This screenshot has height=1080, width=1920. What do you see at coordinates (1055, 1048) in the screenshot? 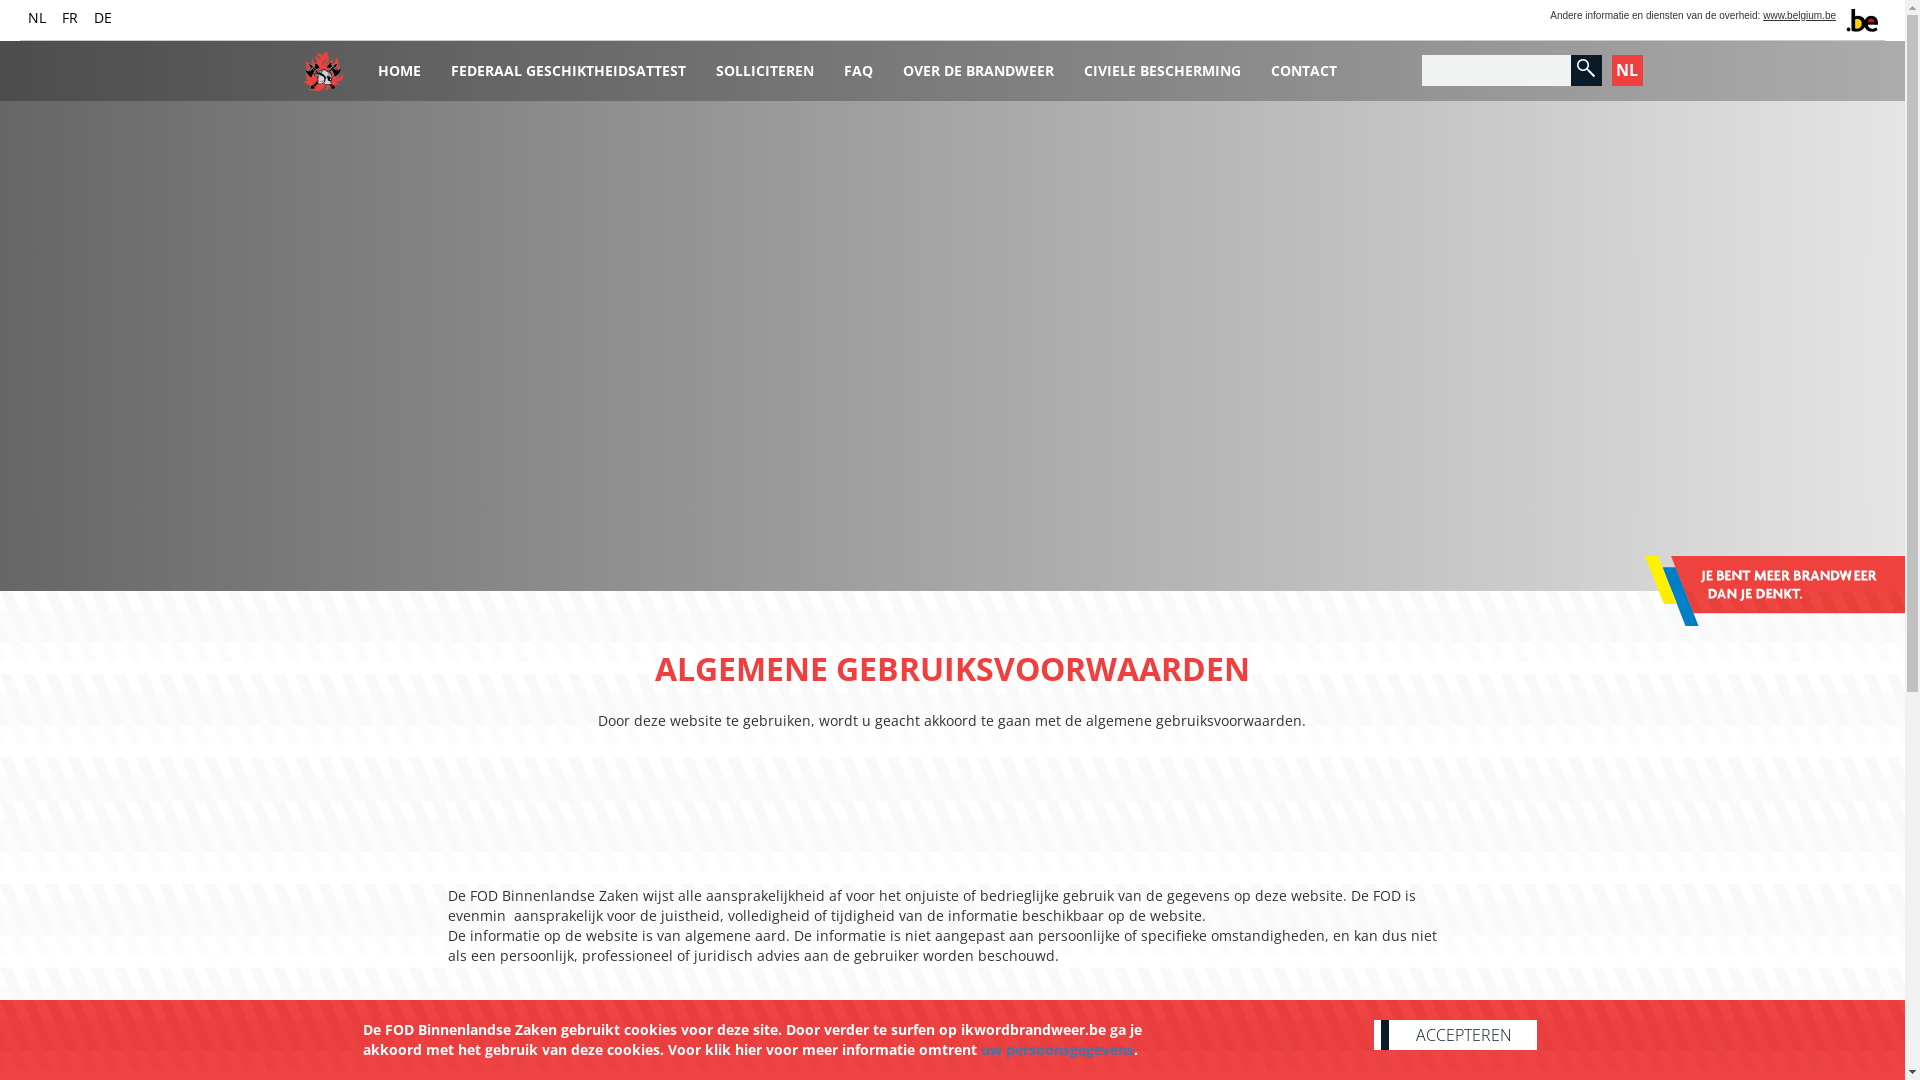
I see `'uw persoonsgegevens'` at bounding box center [1055, 1048].